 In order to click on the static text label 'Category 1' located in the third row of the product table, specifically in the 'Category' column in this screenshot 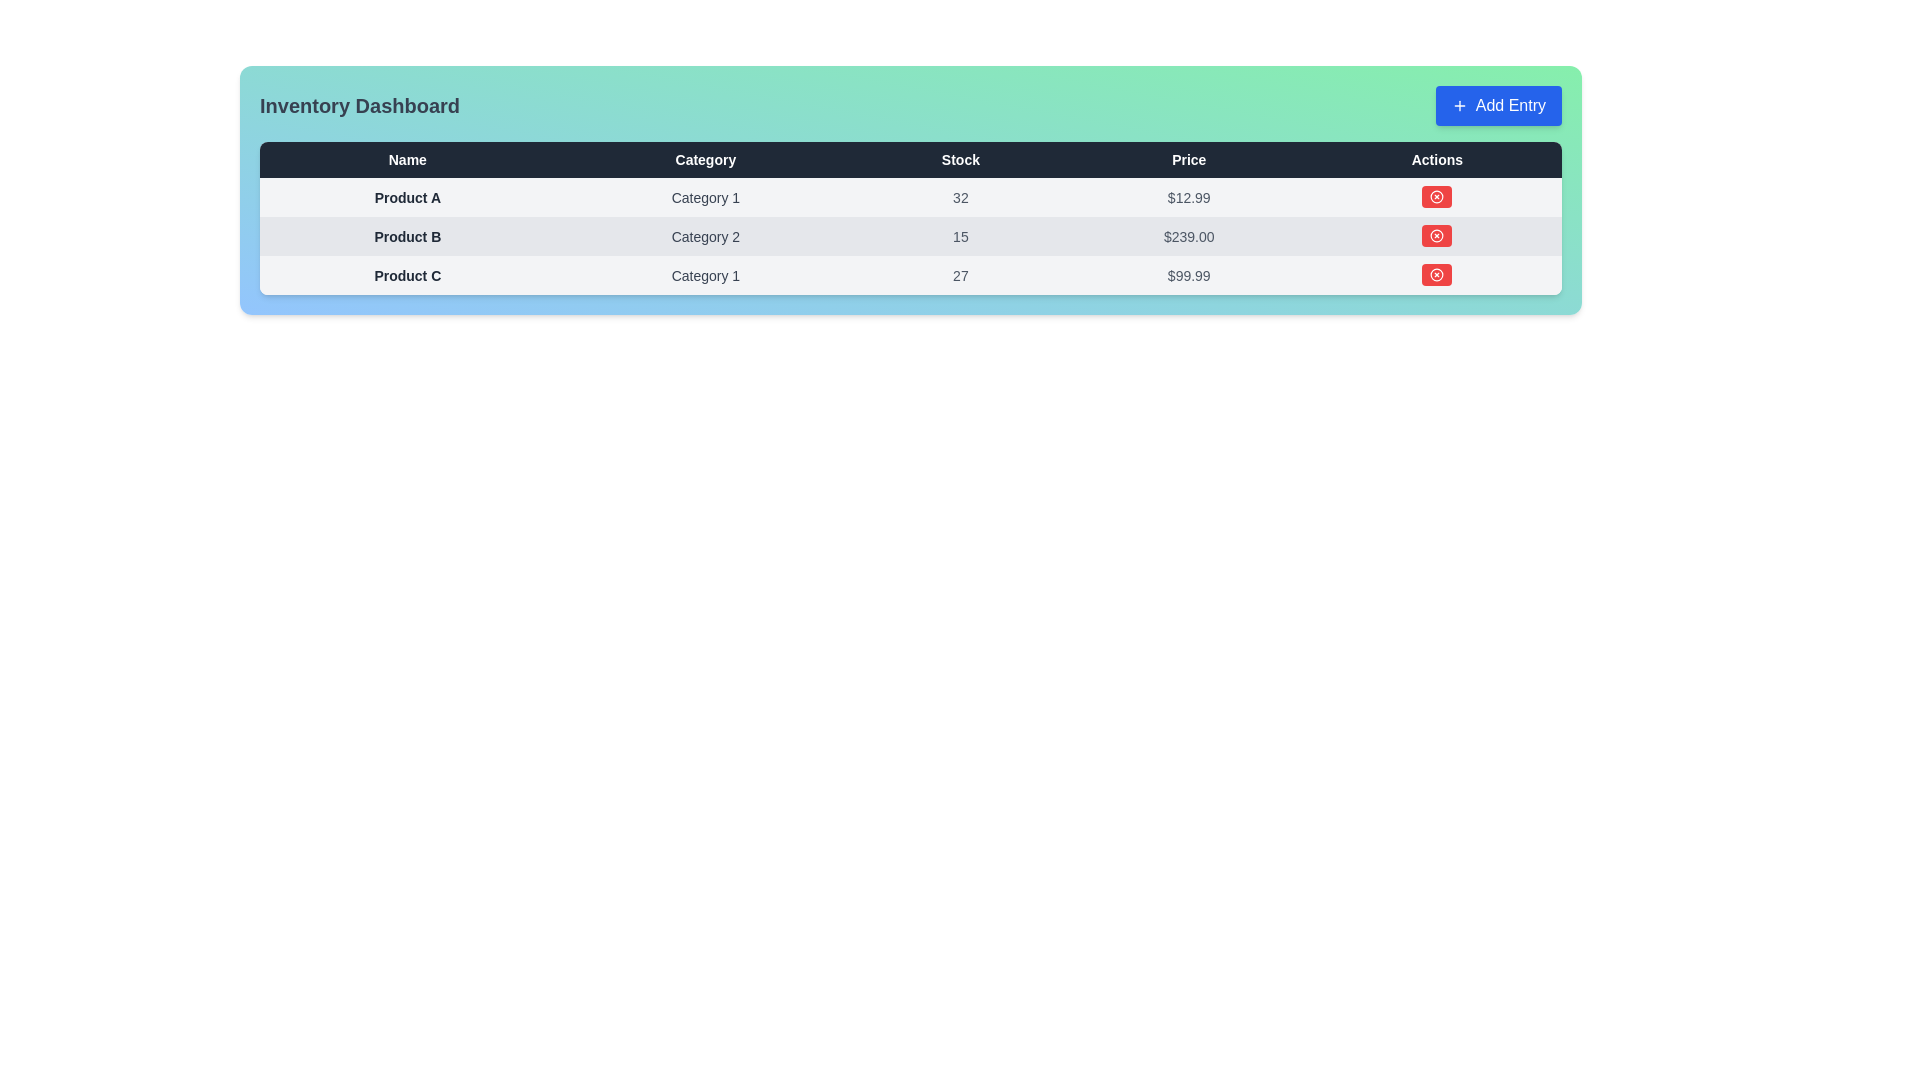, I will do `click(705, 275)`.